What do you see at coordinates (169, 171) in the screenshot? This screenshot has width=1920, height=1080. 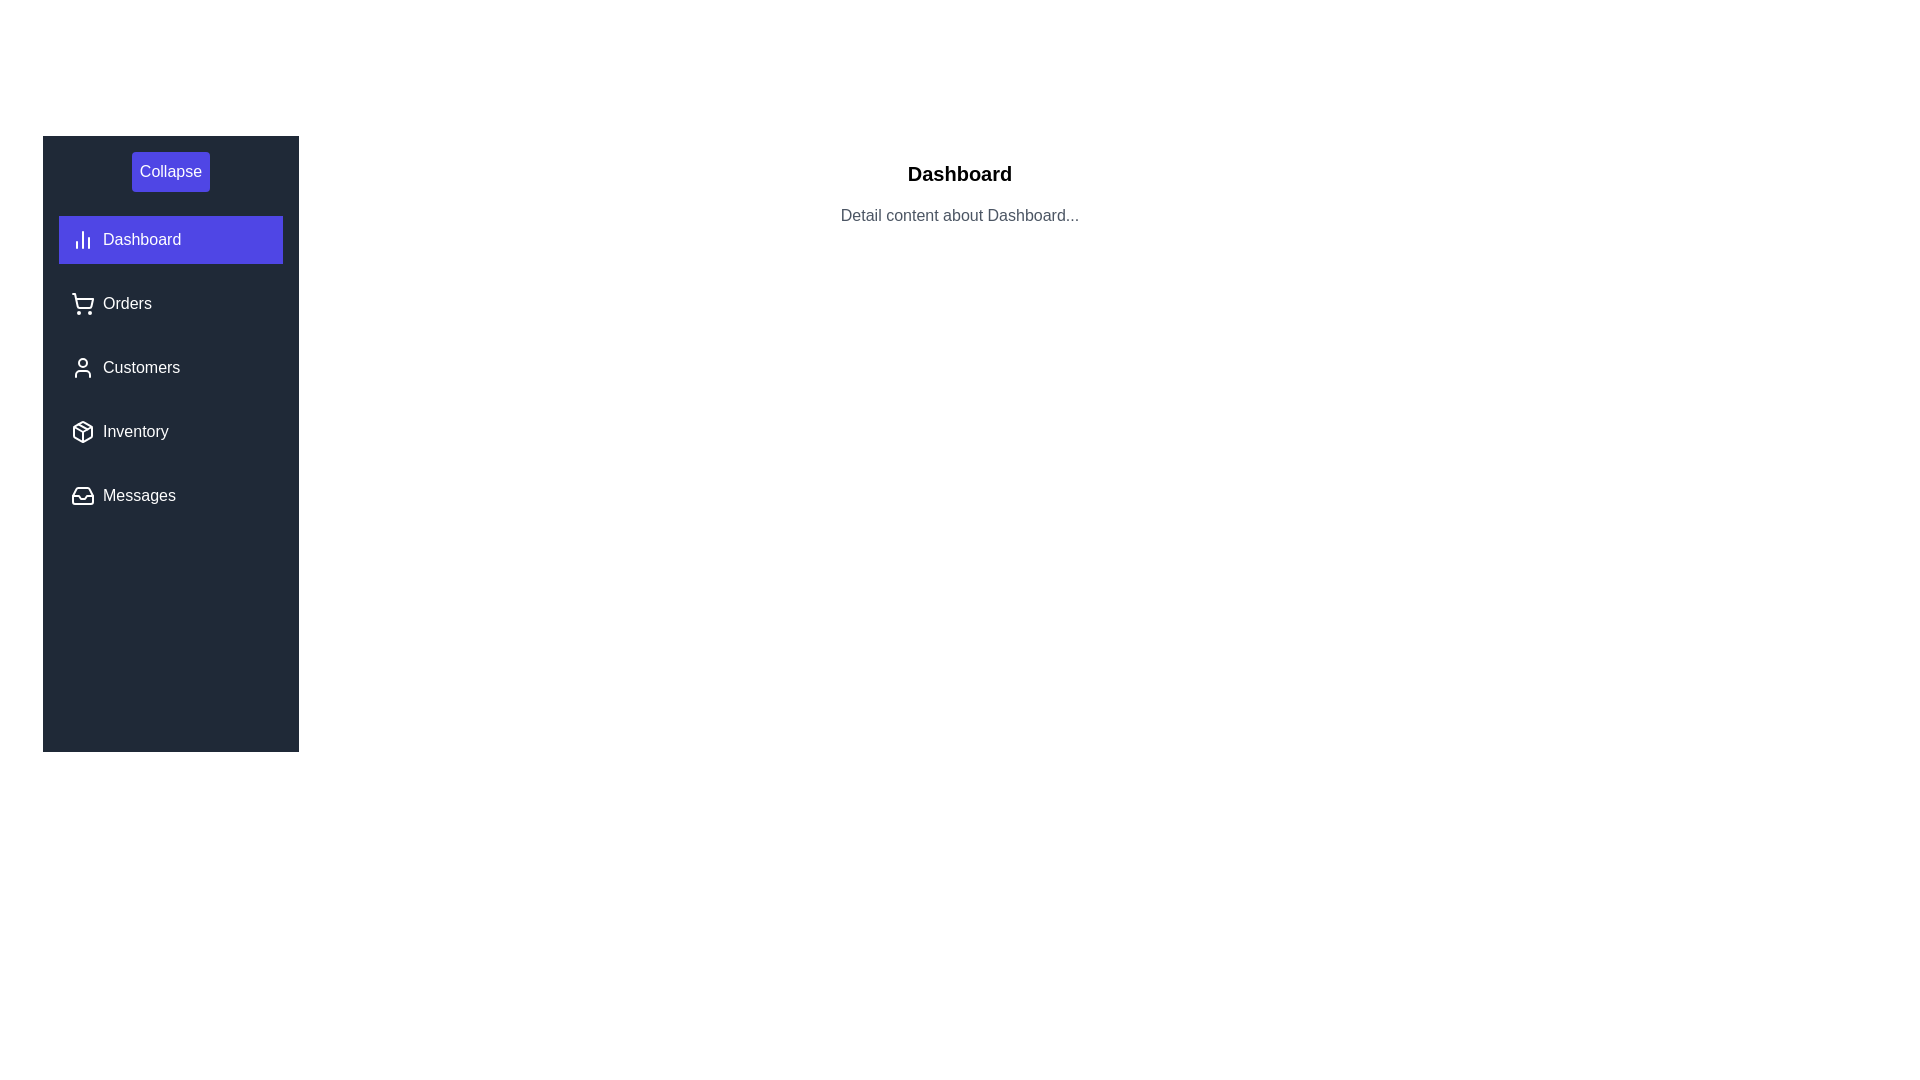 I see `the 'Collapse' button to toggle the sidebar state` at bounding box center [169, 171].